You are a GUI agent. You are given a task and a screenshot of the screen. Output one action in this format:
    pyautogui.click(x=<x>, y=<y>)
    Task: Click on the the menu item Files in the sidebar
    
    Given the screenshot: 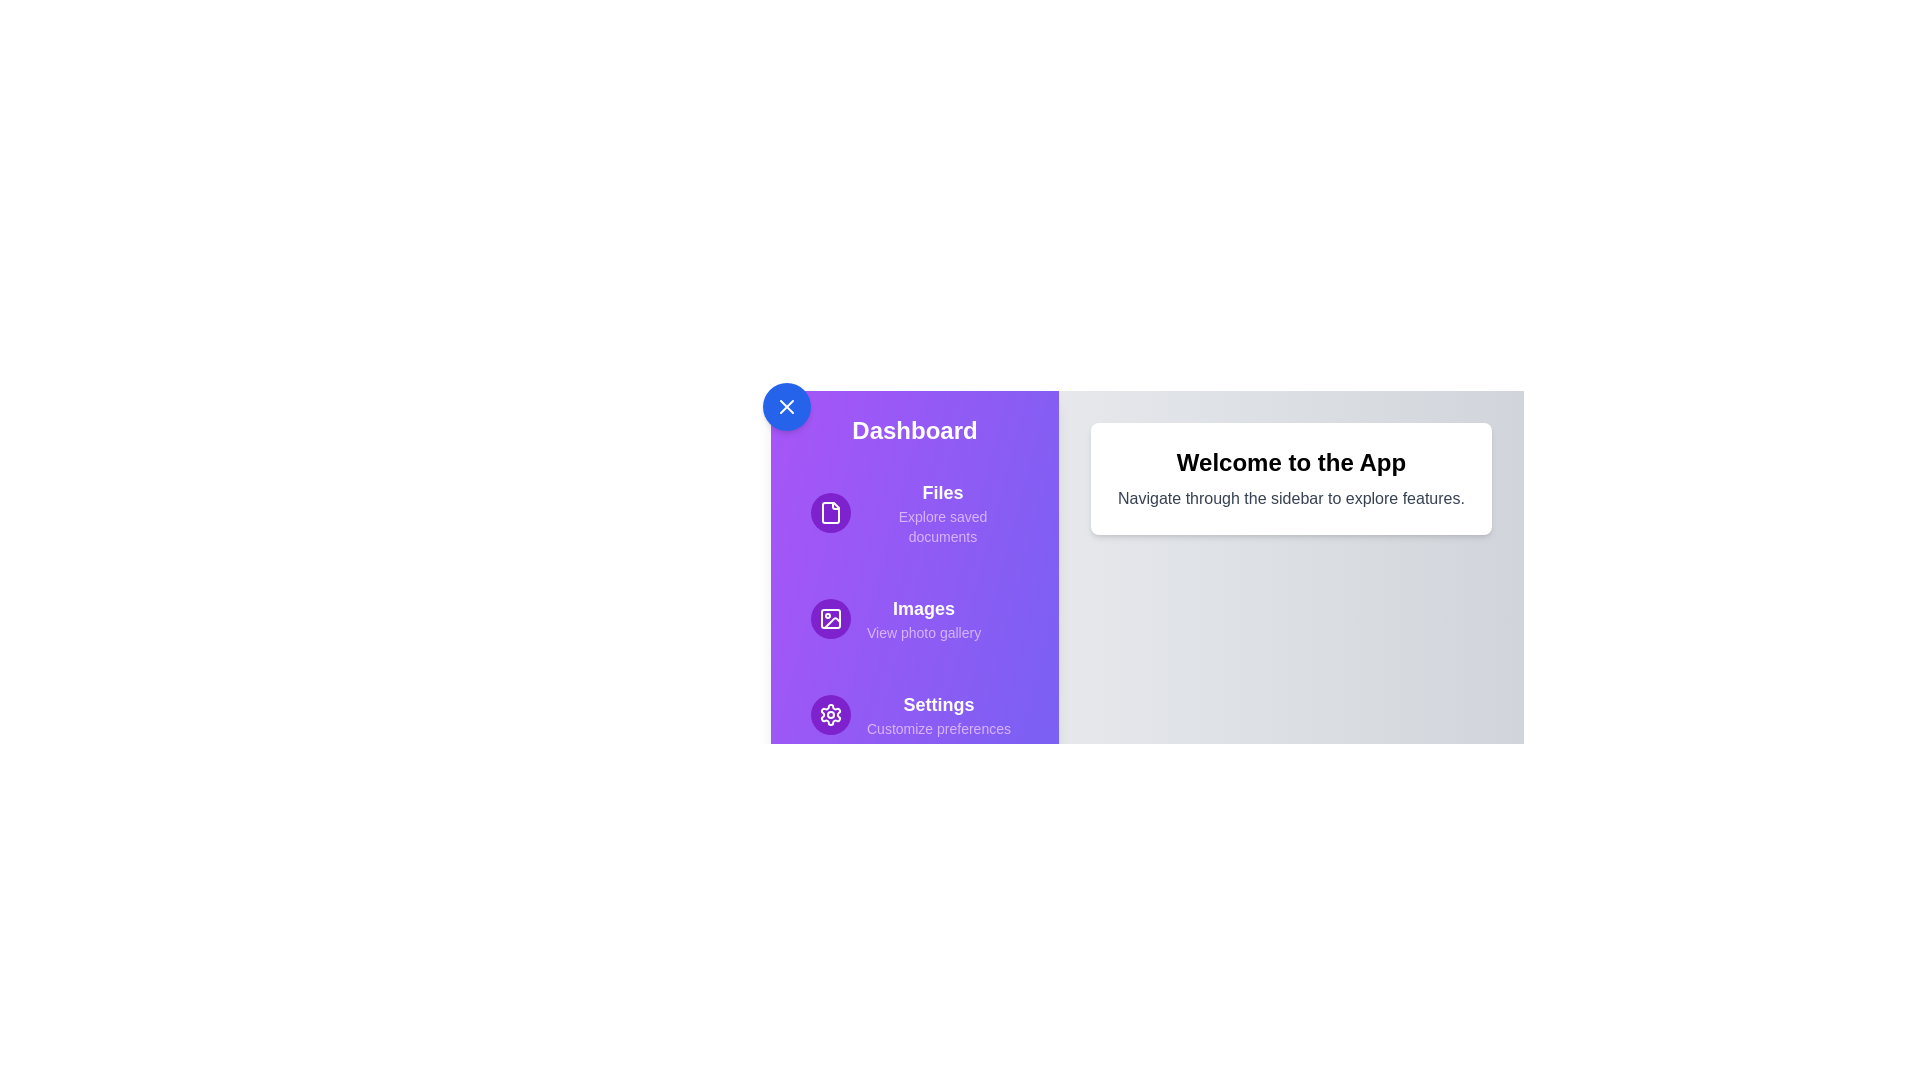 What is the action you would take?
    pyautogui.click(x=914, y=512)
    